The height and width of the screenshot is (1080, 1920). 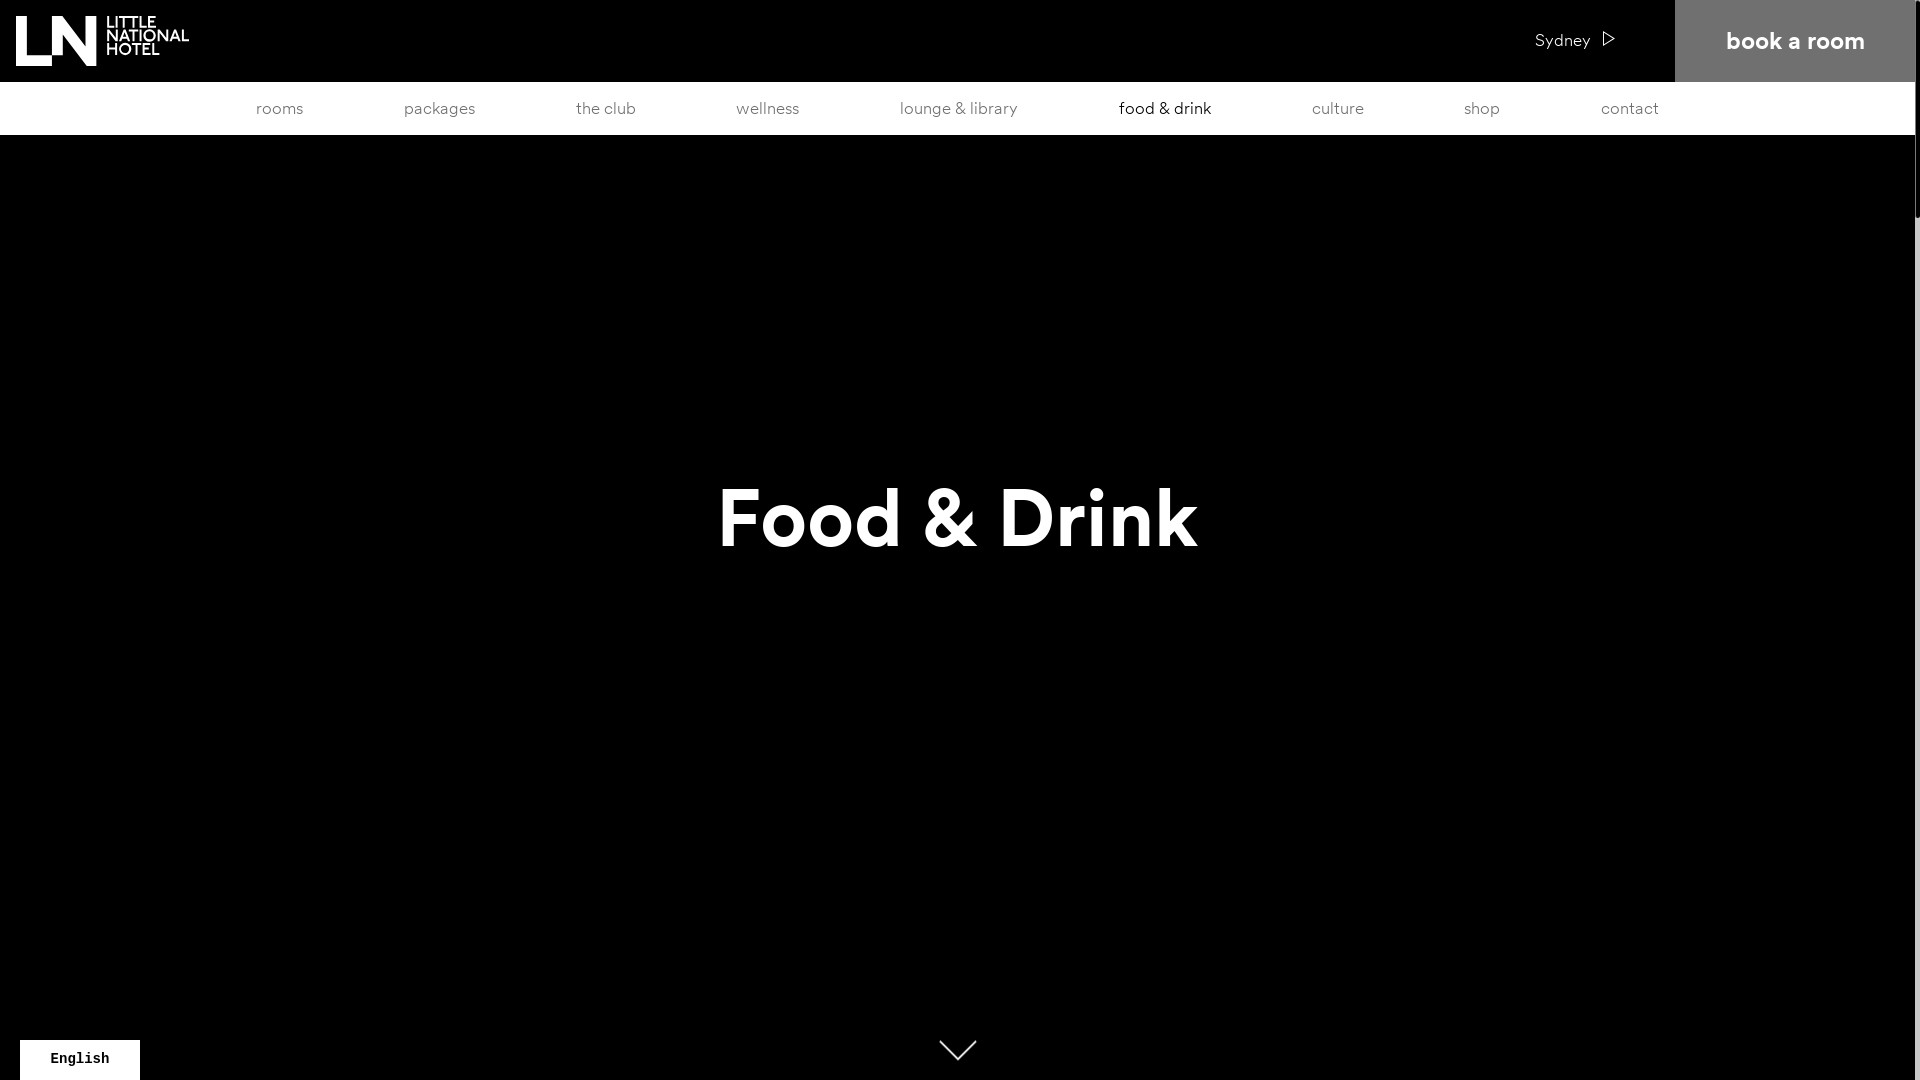 What do you see at coordinates (958, 108) in the screenshot?
I see `'lounge & library'` at bounding box center [958, 108].